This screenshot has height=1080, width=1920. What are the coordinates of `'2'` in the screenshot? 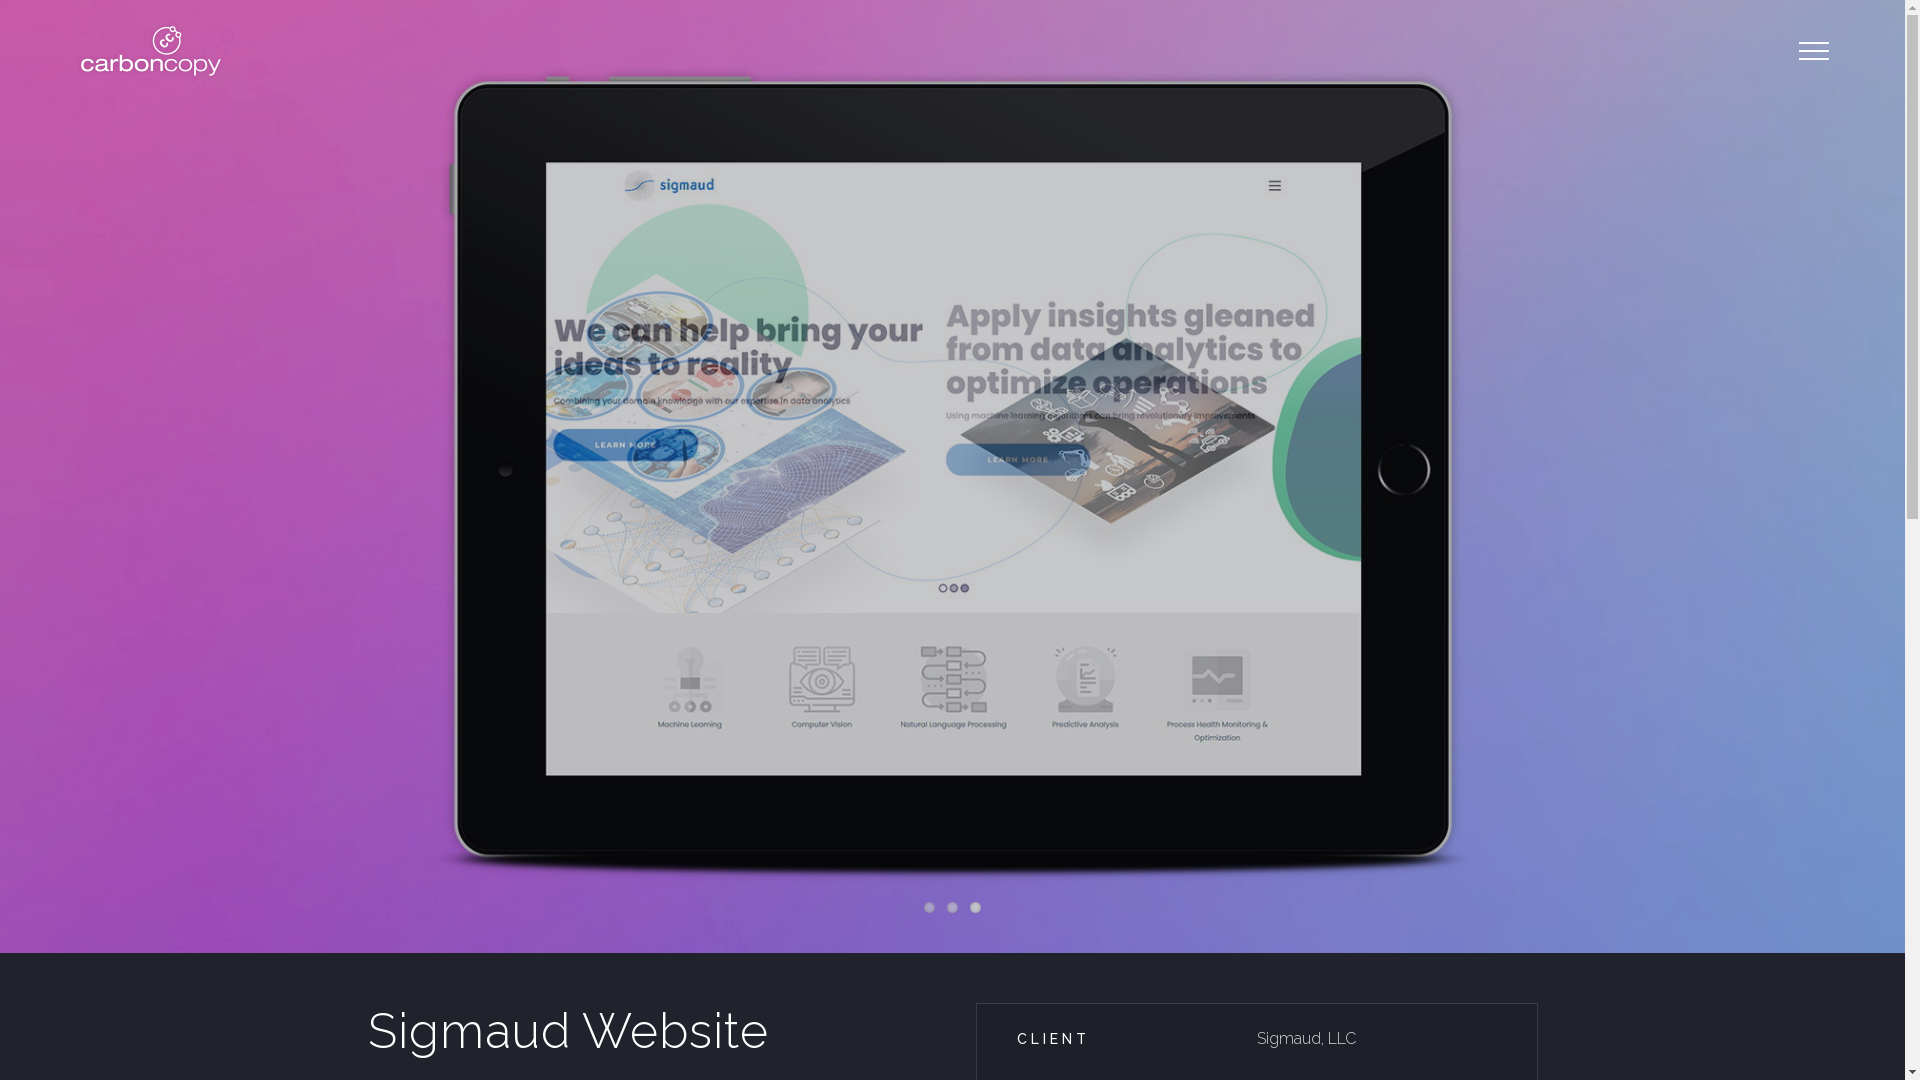 It's located at (951, 907).